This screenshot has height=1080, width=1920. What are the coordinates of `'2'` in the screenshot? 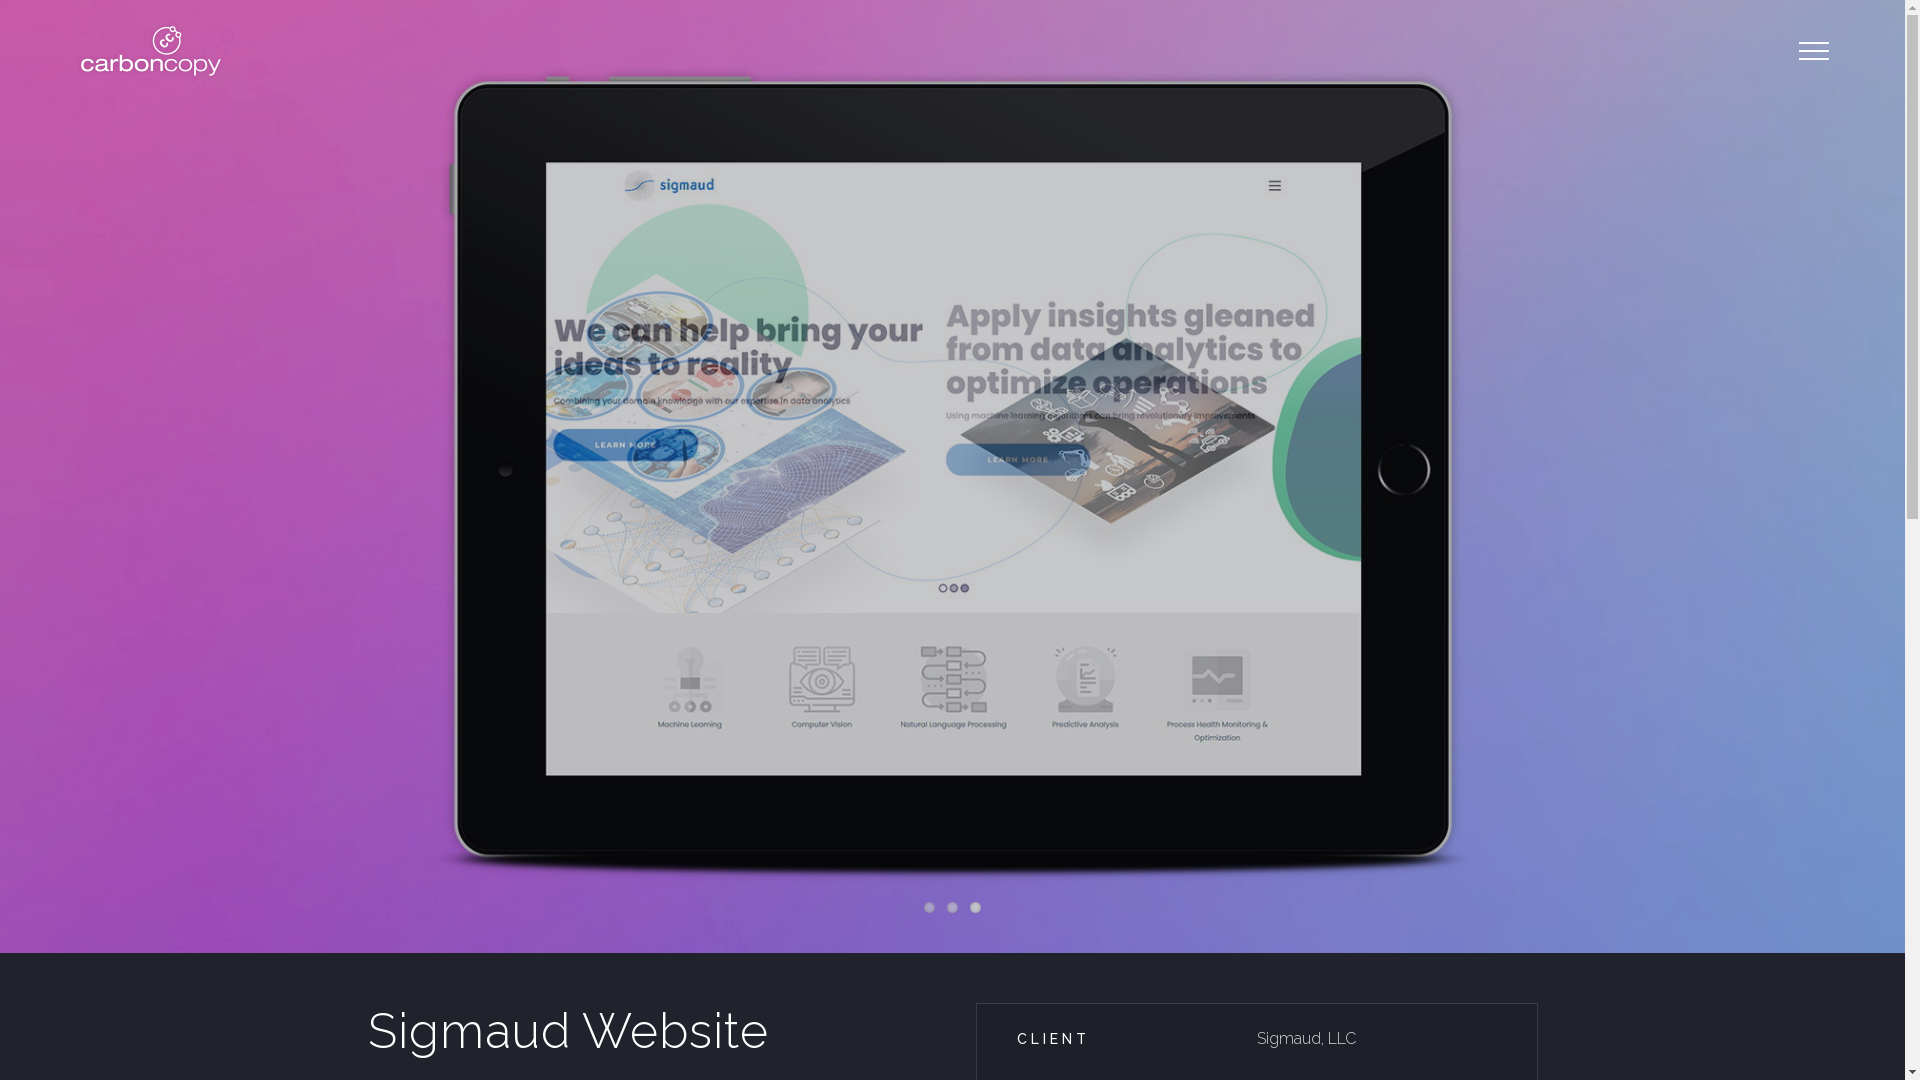 It's located at (951, 907).